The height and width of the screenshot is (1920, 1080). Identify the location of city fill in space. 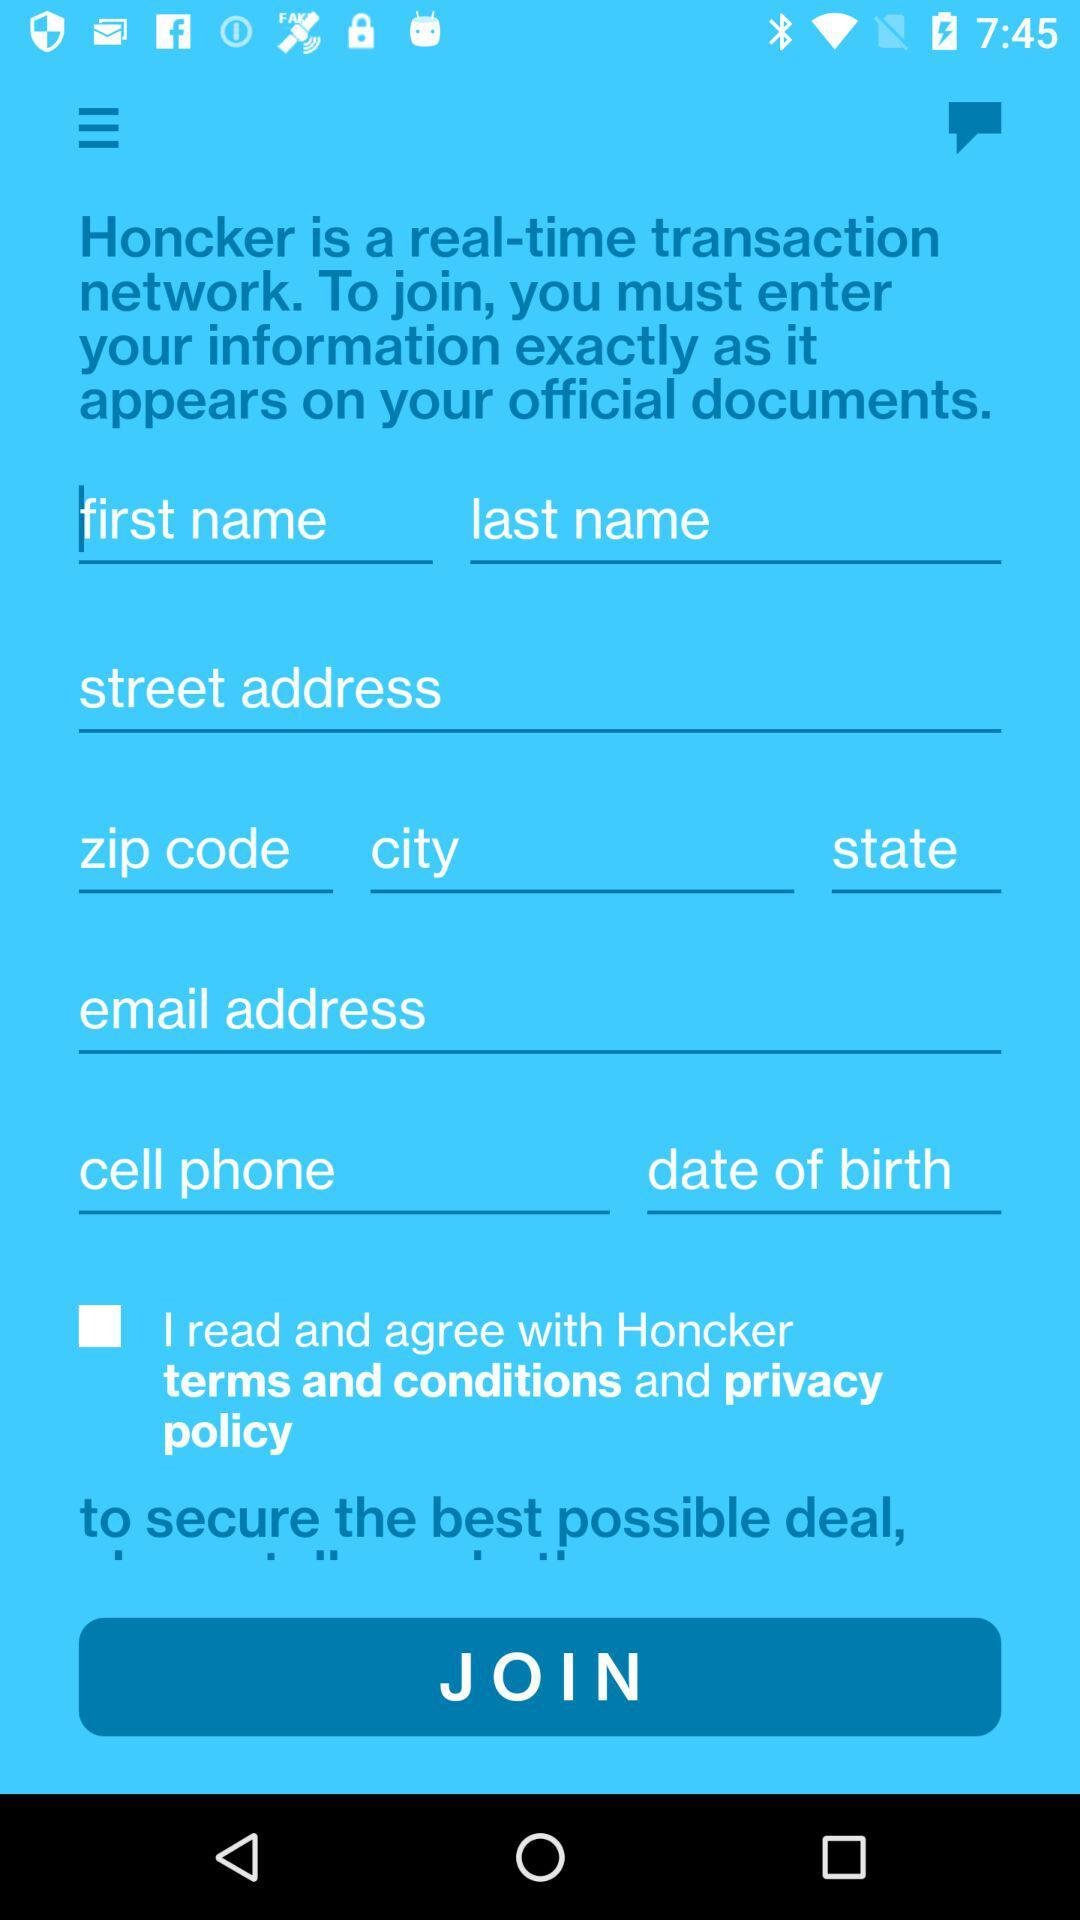
(582, 847).